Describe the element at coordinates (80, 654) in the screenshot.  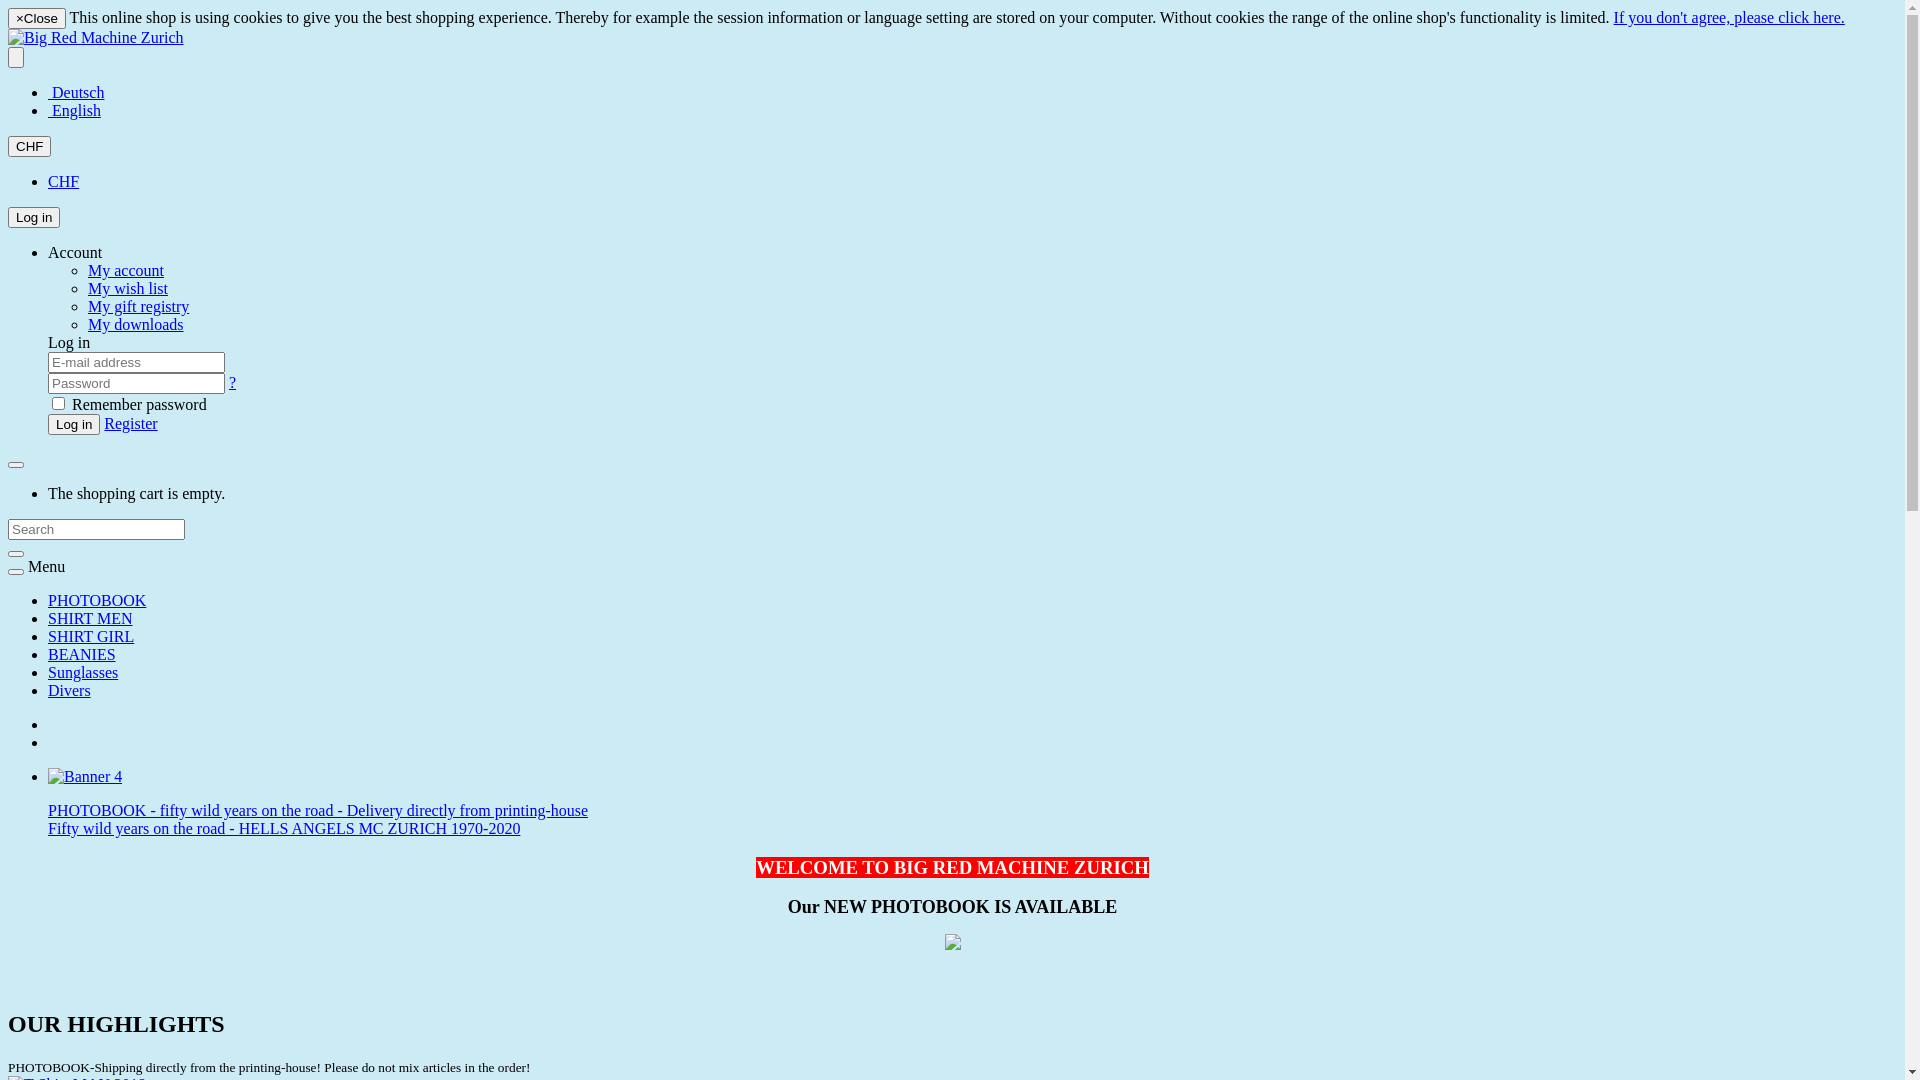
I see `'BEANIES'` at that location.